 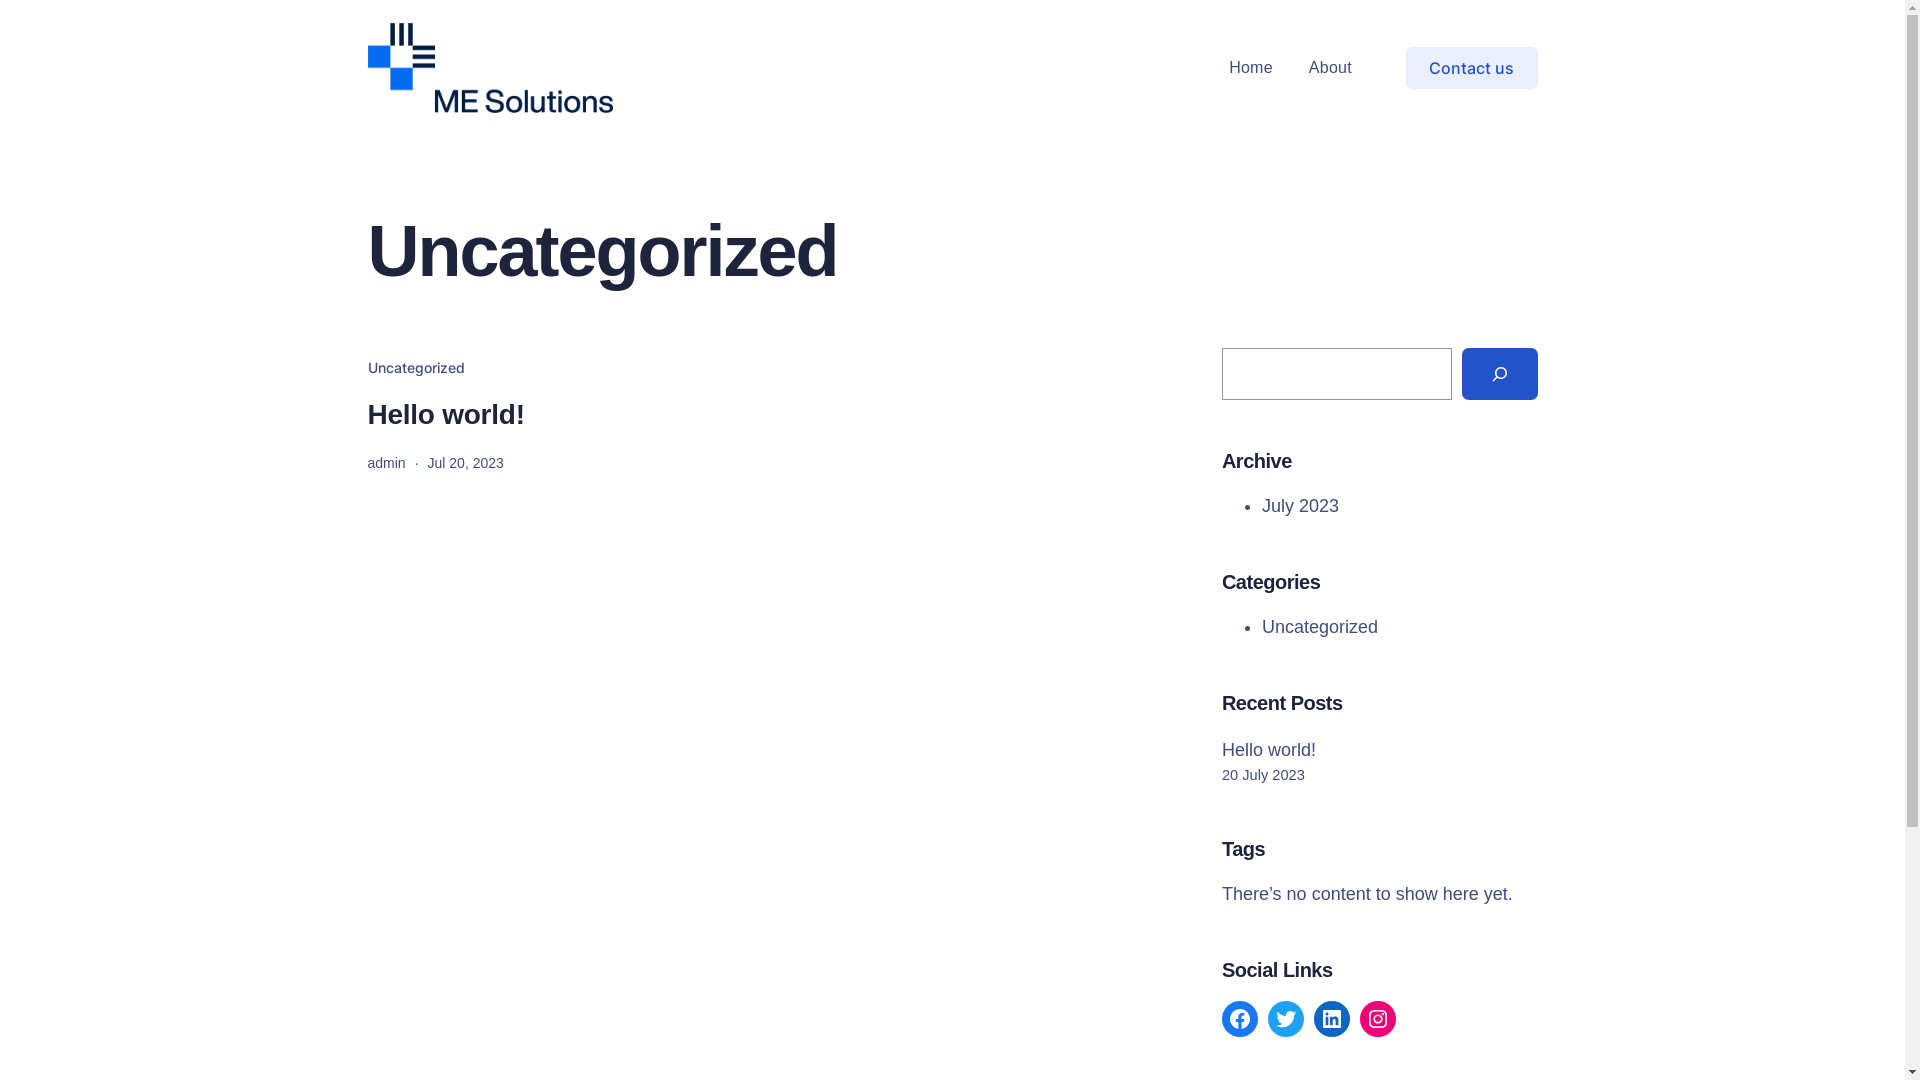 What do you see at coordinates (1227, 67) in the screenshot?
I see `'Home'` at bounding box center [1227, 67].